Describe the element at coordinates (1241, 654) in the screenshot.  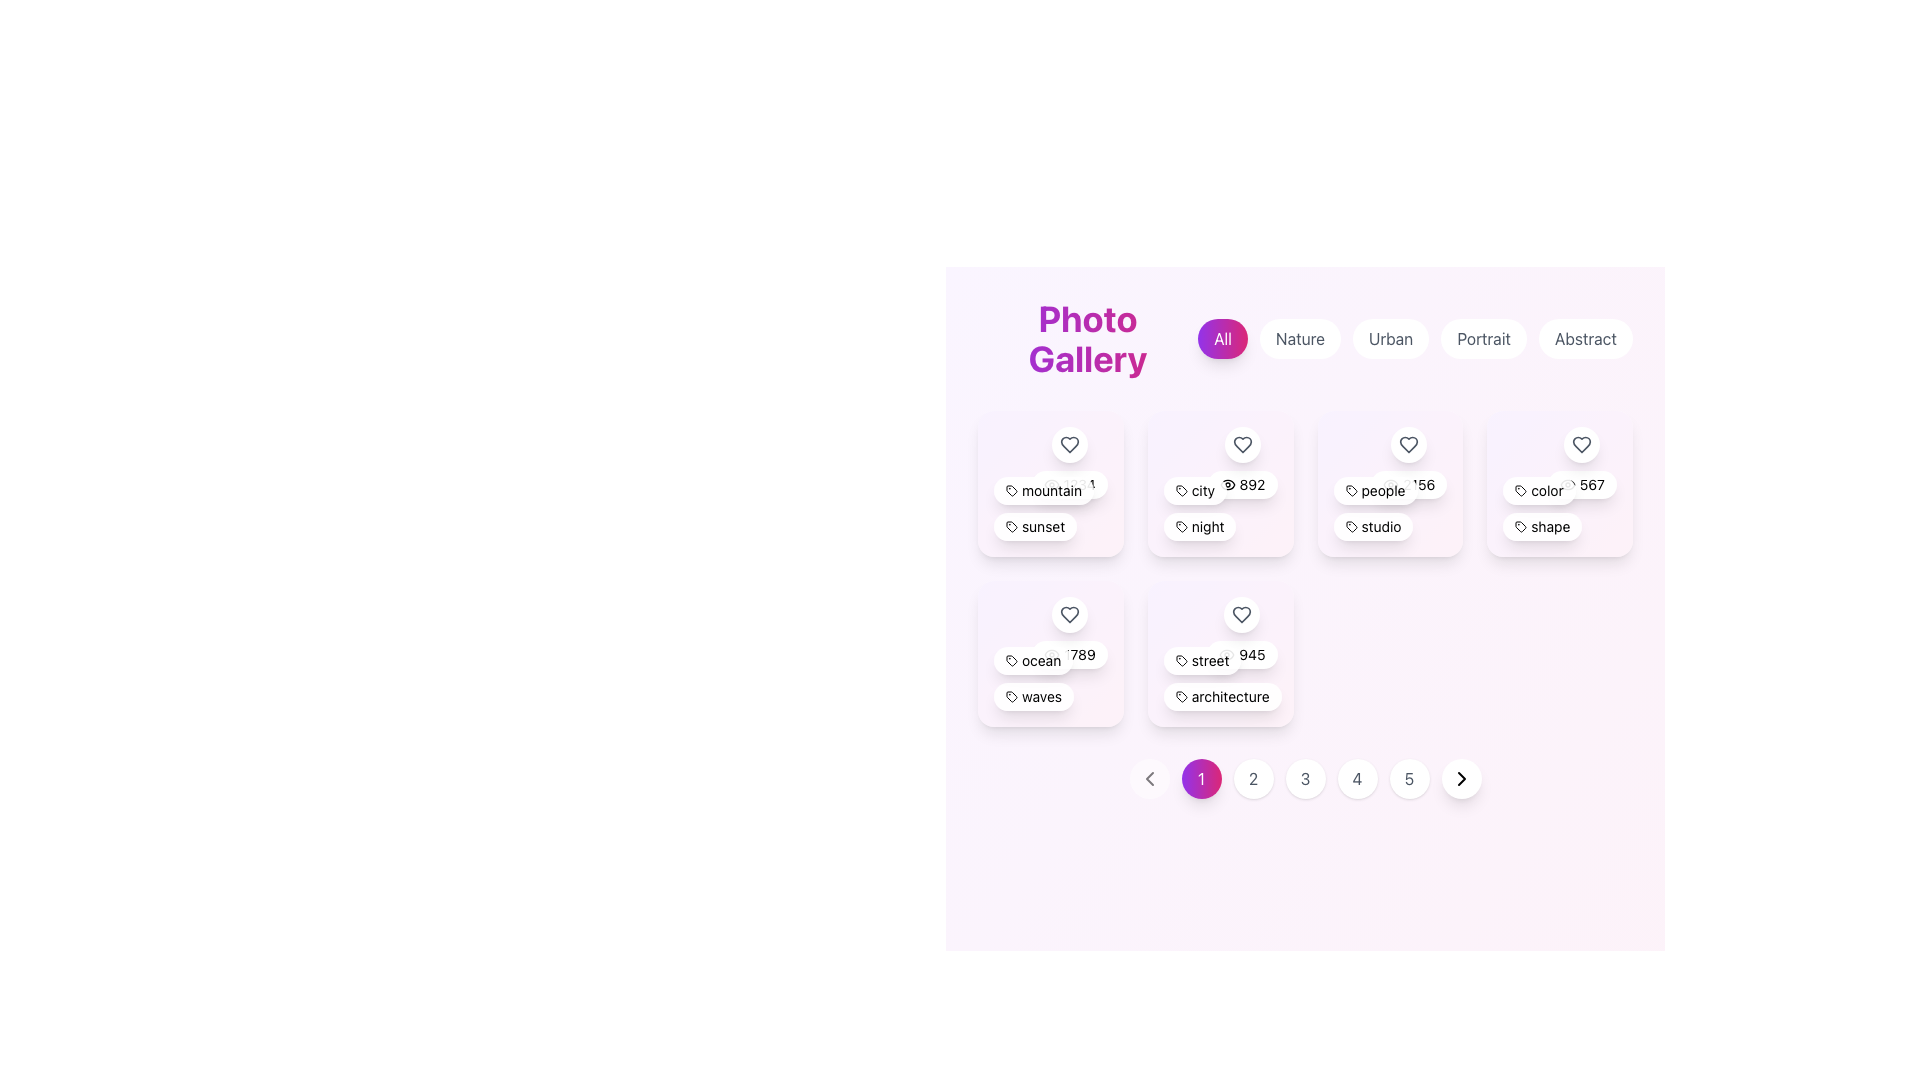
I see `view count displayed on the badge or label located in the 'street' category box, positioned below 'city' and next to 'architecture'` at that location.